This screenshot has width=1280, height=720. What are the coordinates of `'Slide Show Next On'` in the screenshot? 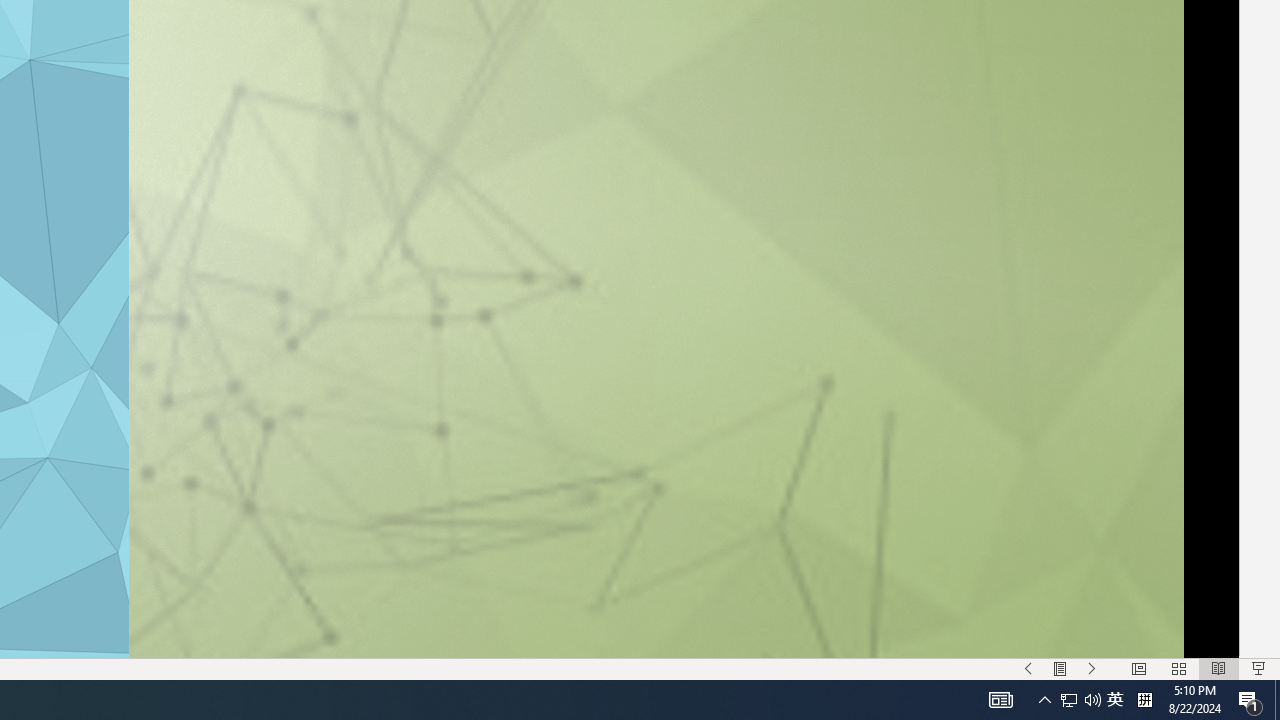 It's located at (1091, 669).